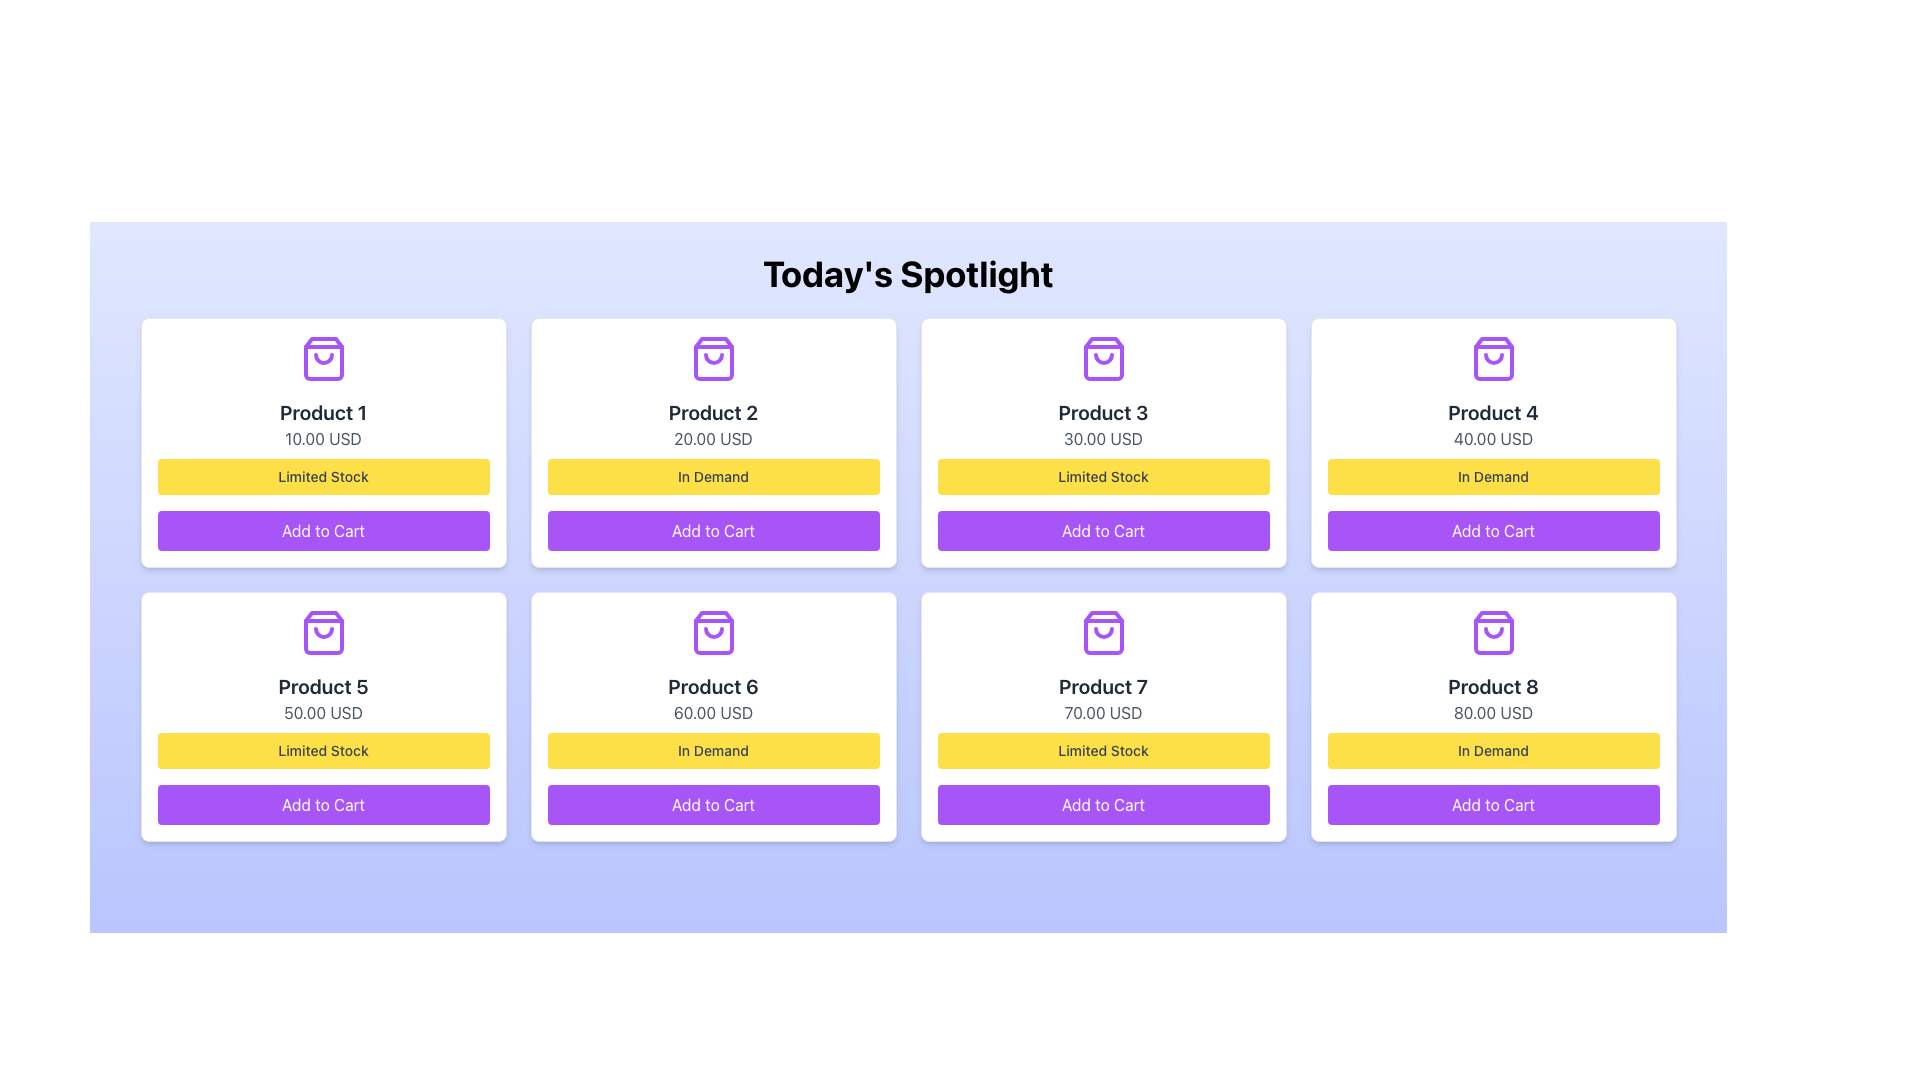  I want to click on the limited stock notification label for 'Product 7', which is centrally positioned between the price display and the 'Add to Cart' button, so click(1102, 751).